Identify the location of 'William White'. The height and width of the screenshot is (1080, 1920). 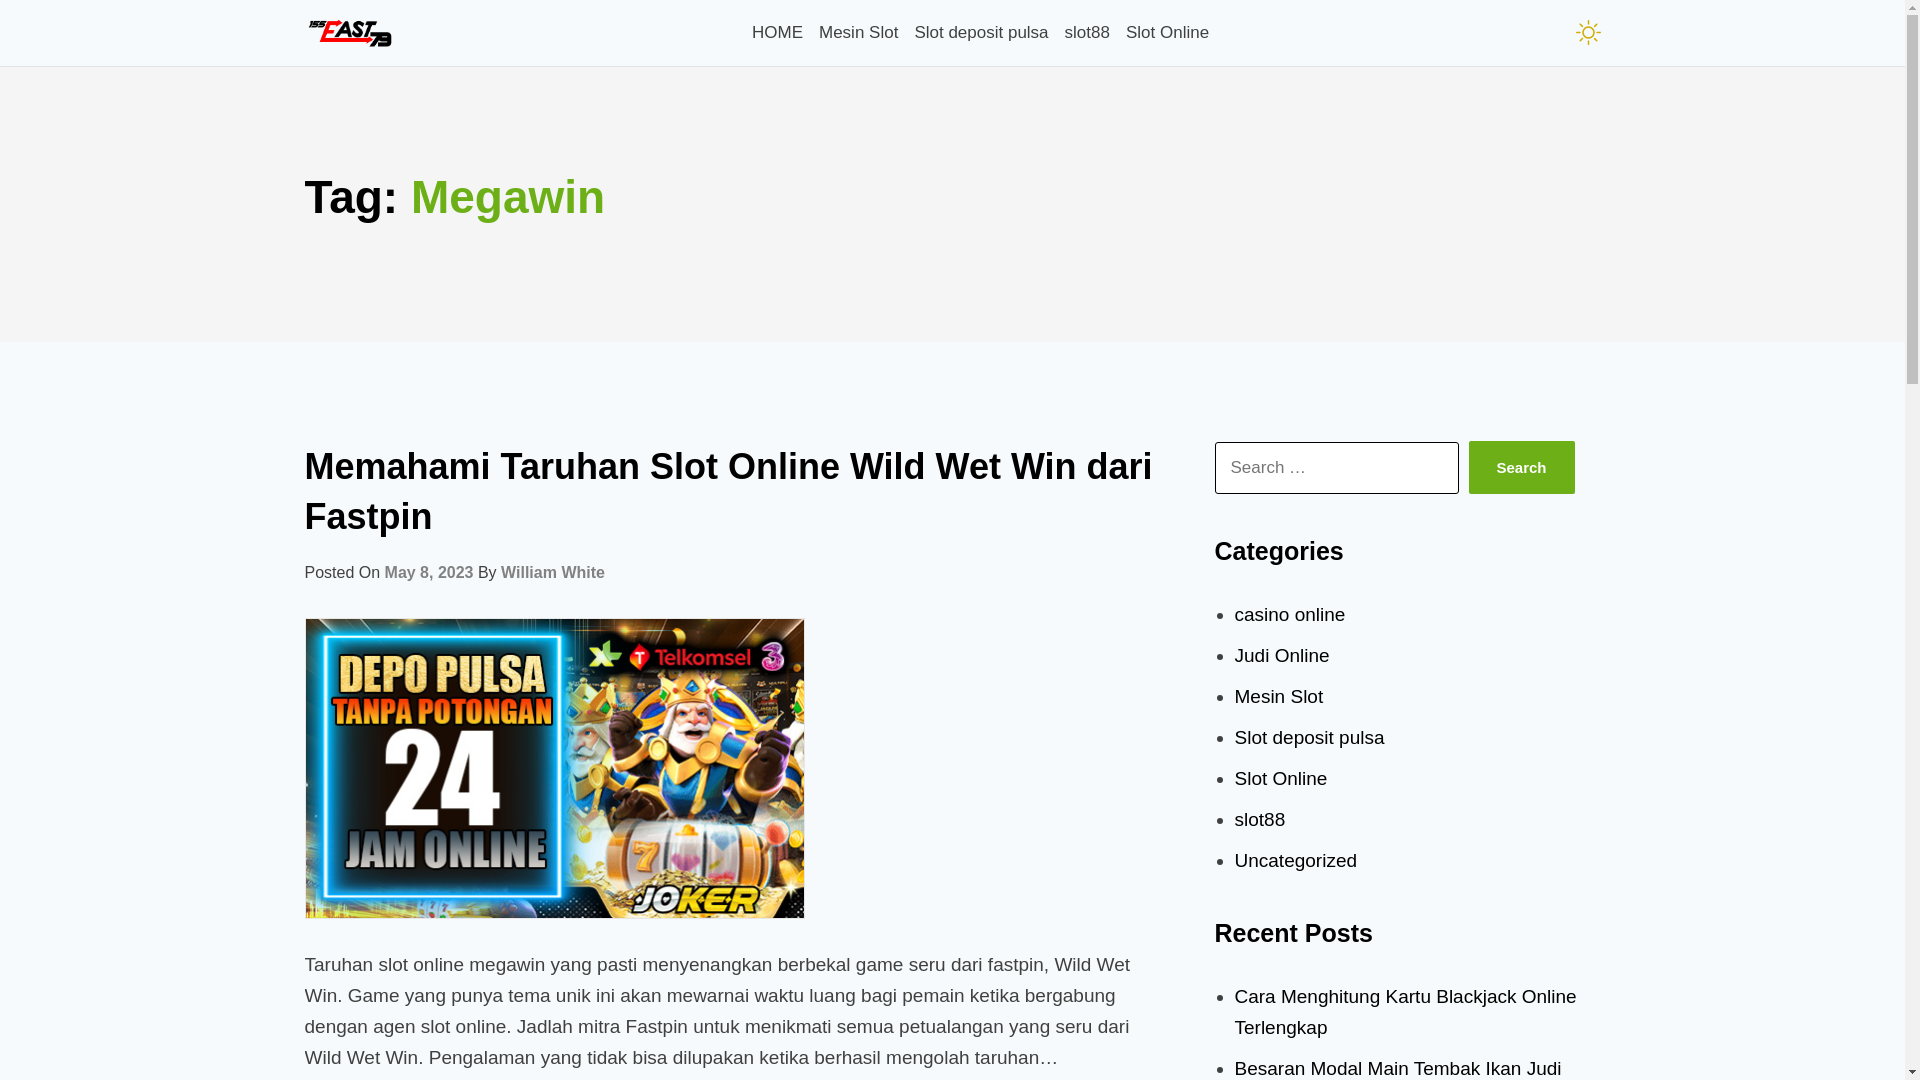
(552, 572).